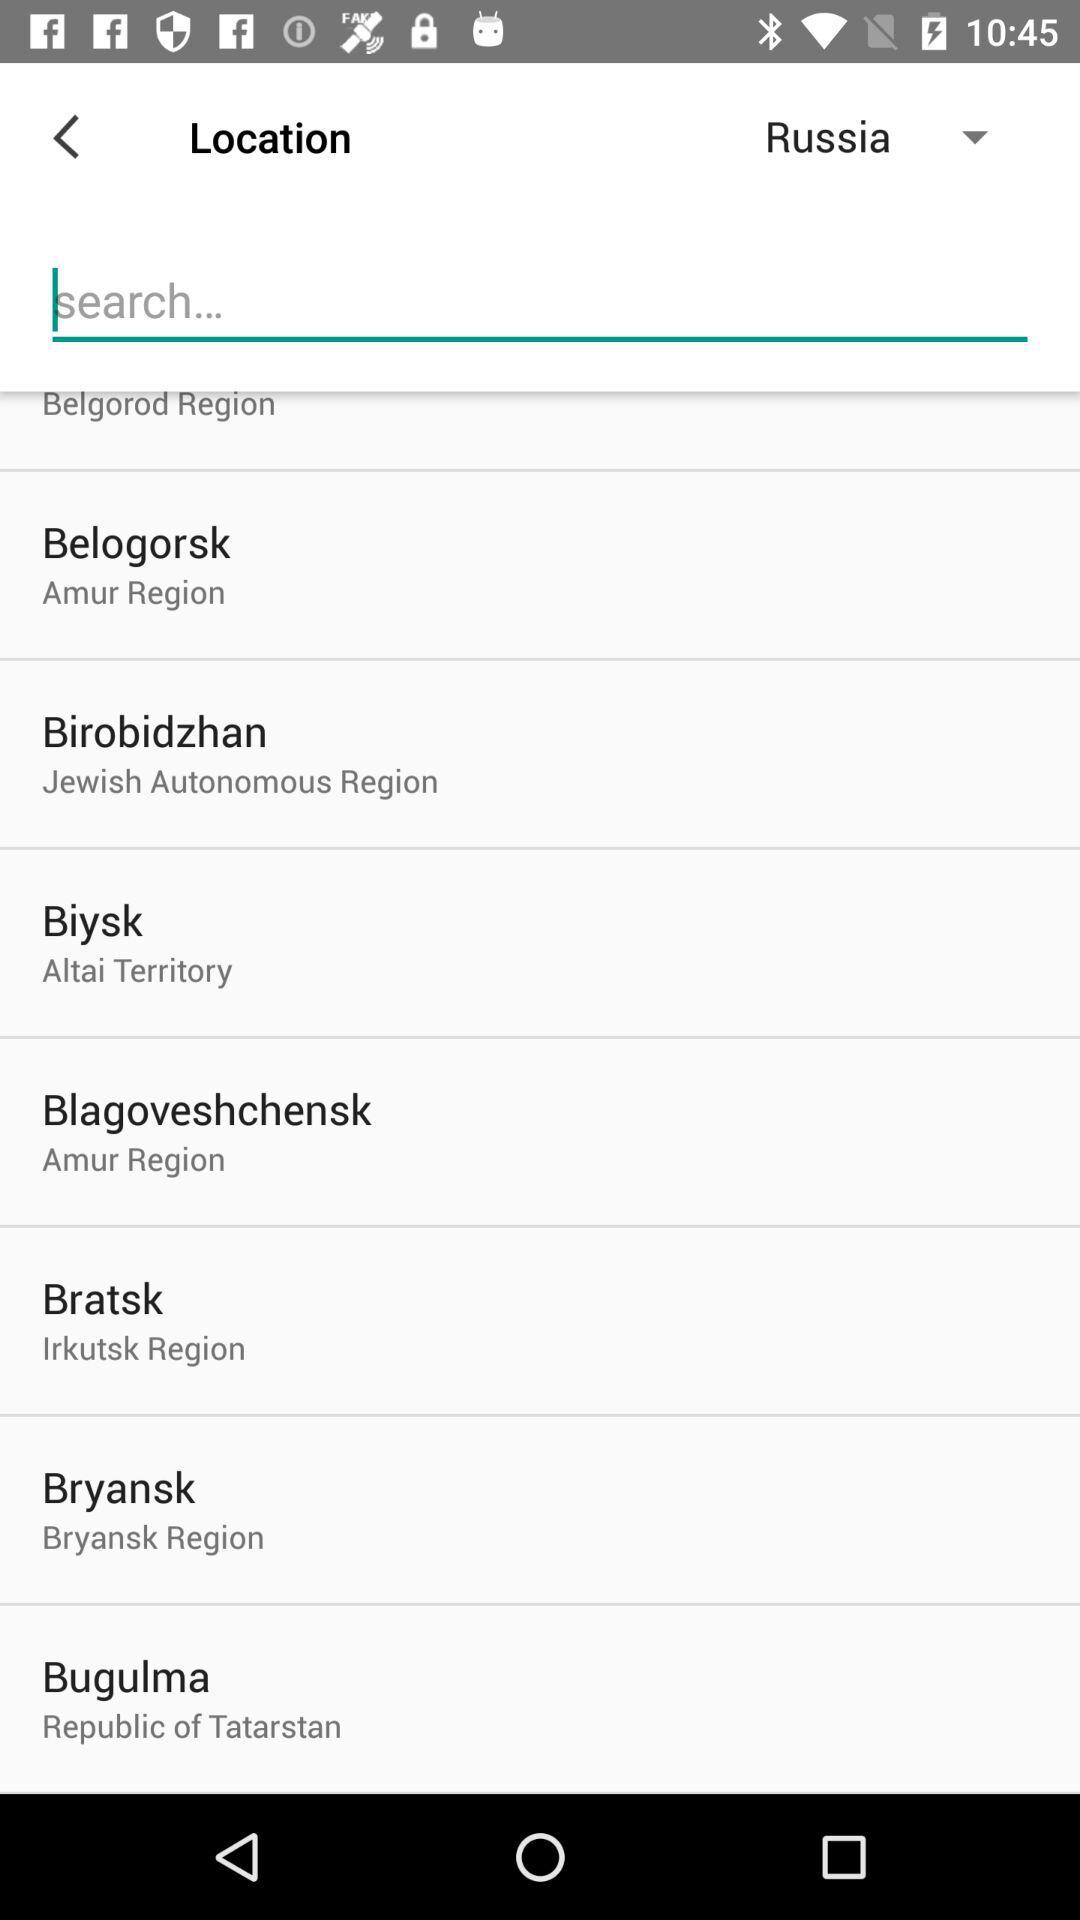  I want to click on search area, so click(540, 299).